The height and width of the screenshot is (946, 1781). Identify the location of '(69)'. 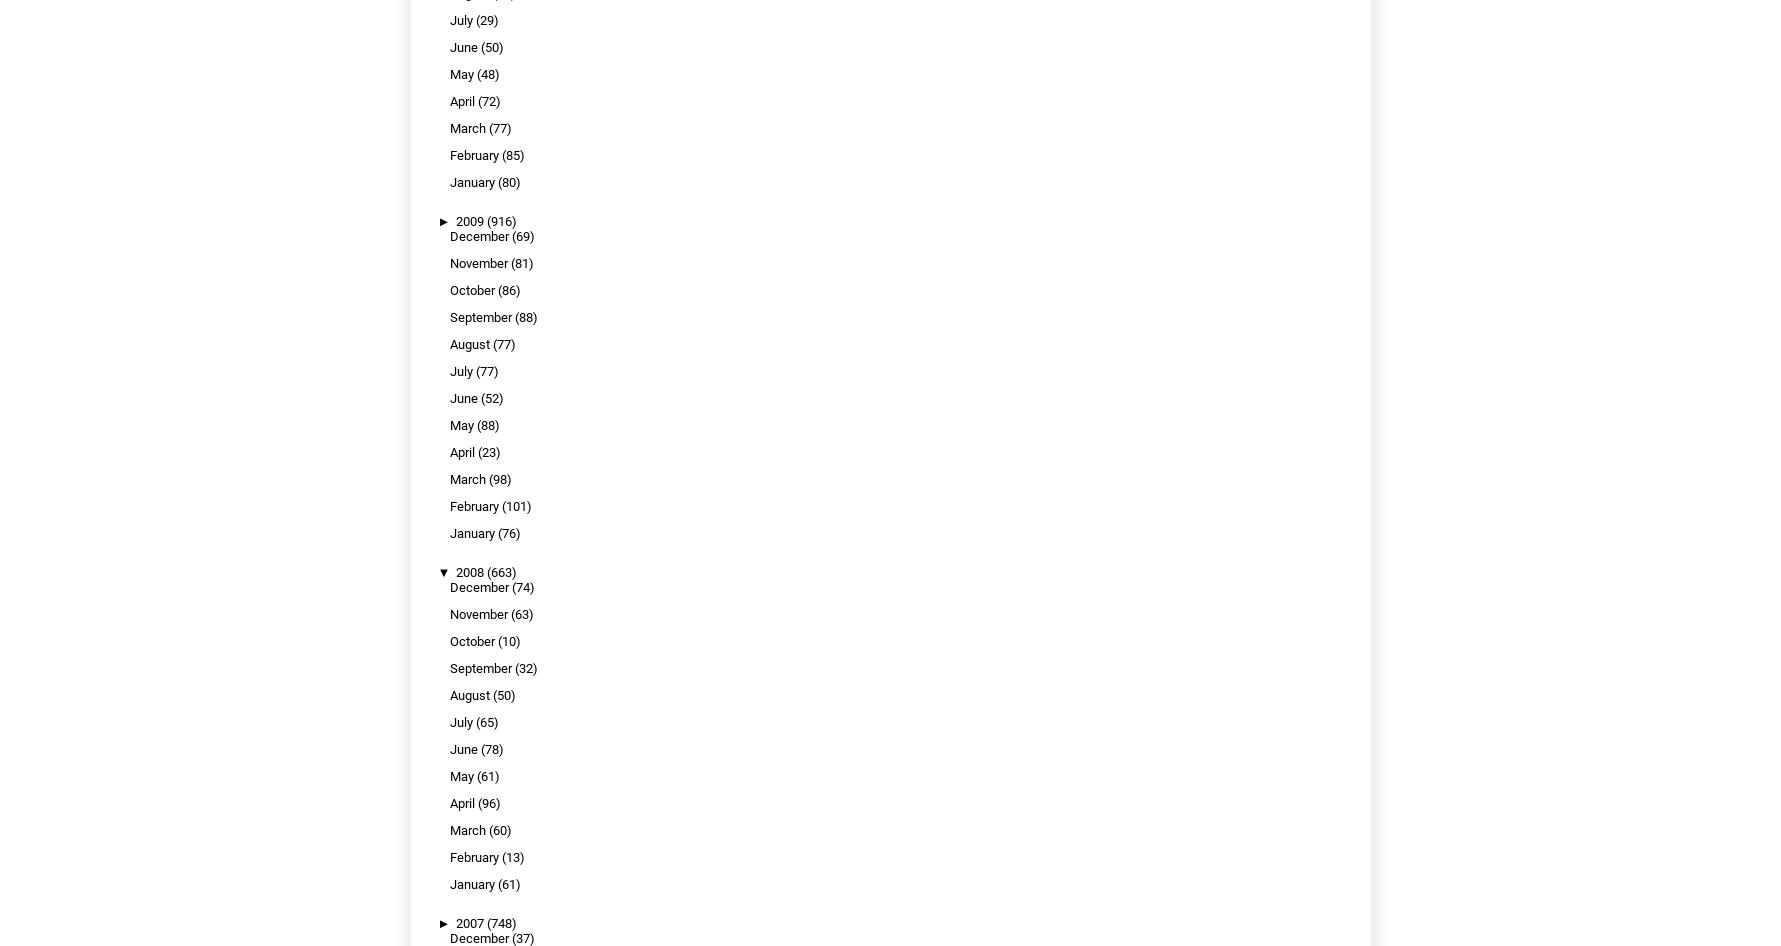
(522, 236).